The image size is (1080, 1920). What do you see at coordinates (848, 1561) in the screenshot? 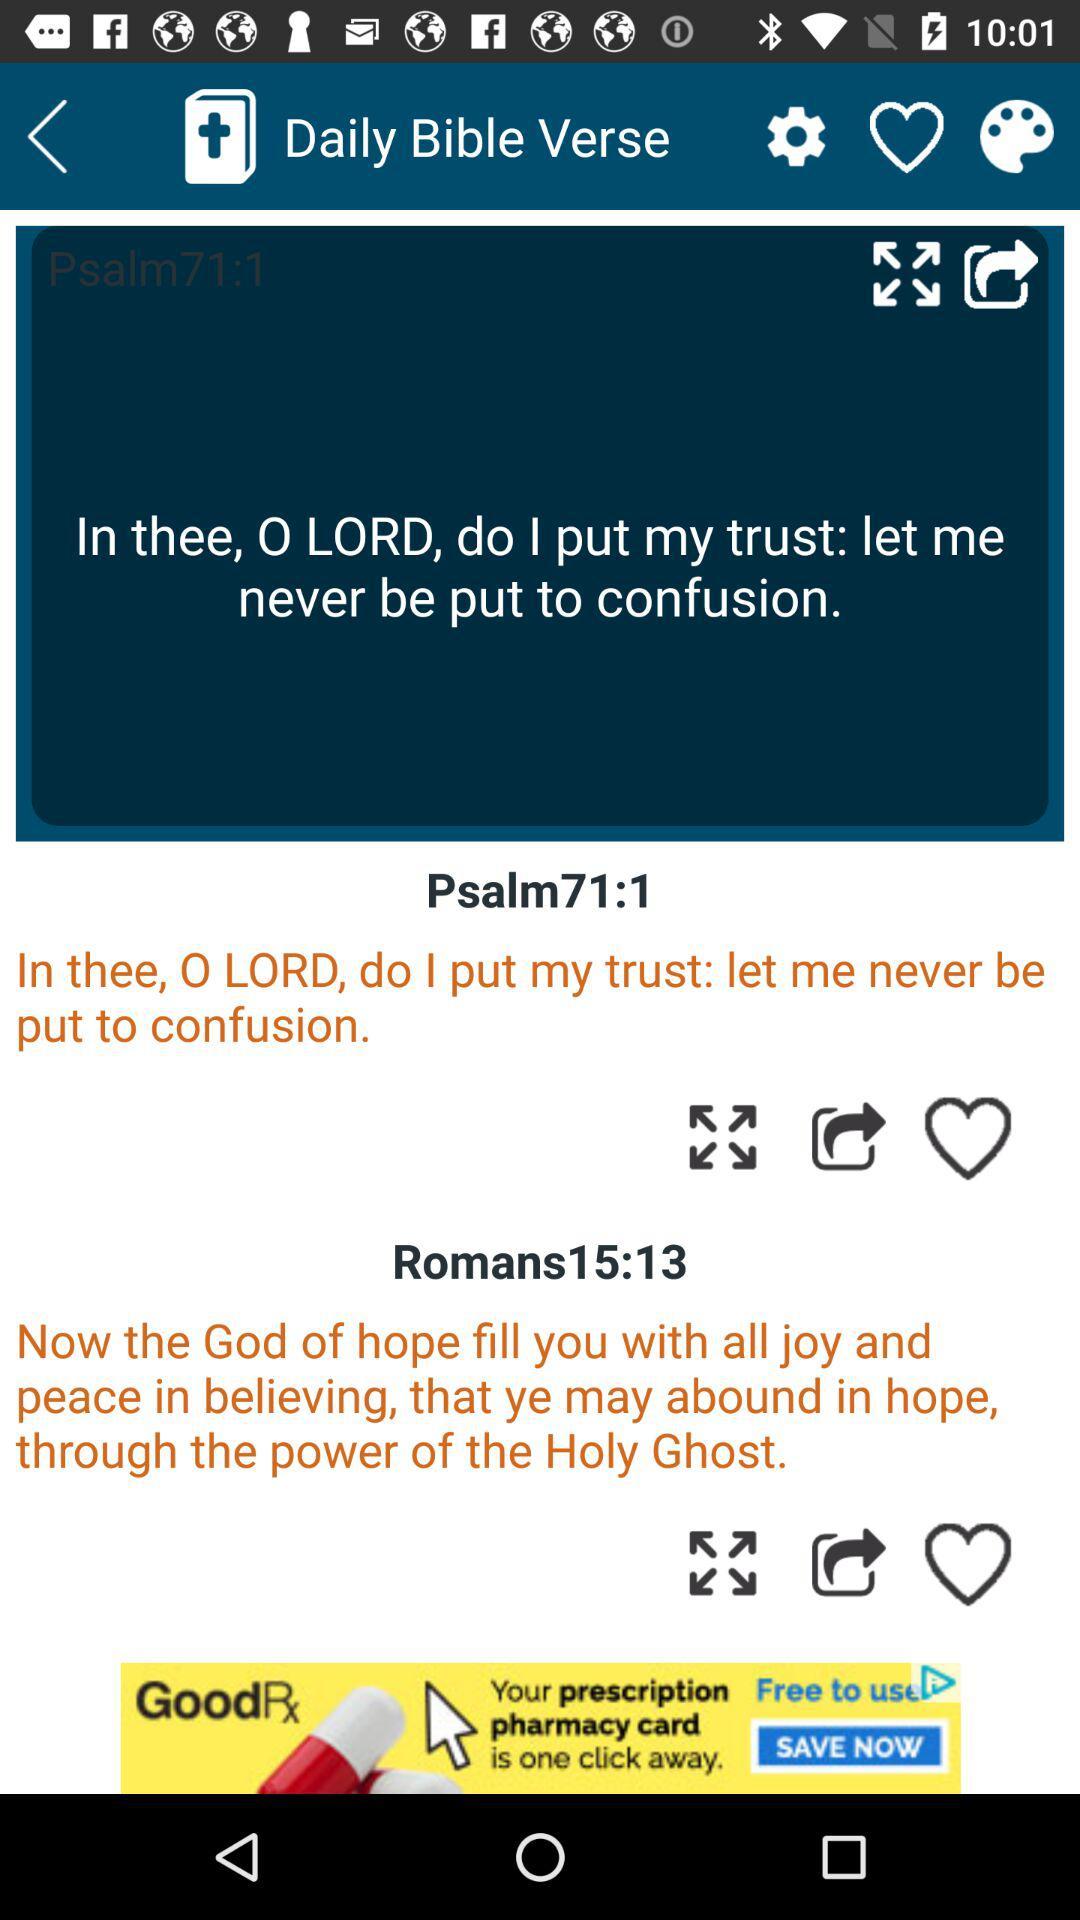
I see `share` at bounding box center [848, 1561].